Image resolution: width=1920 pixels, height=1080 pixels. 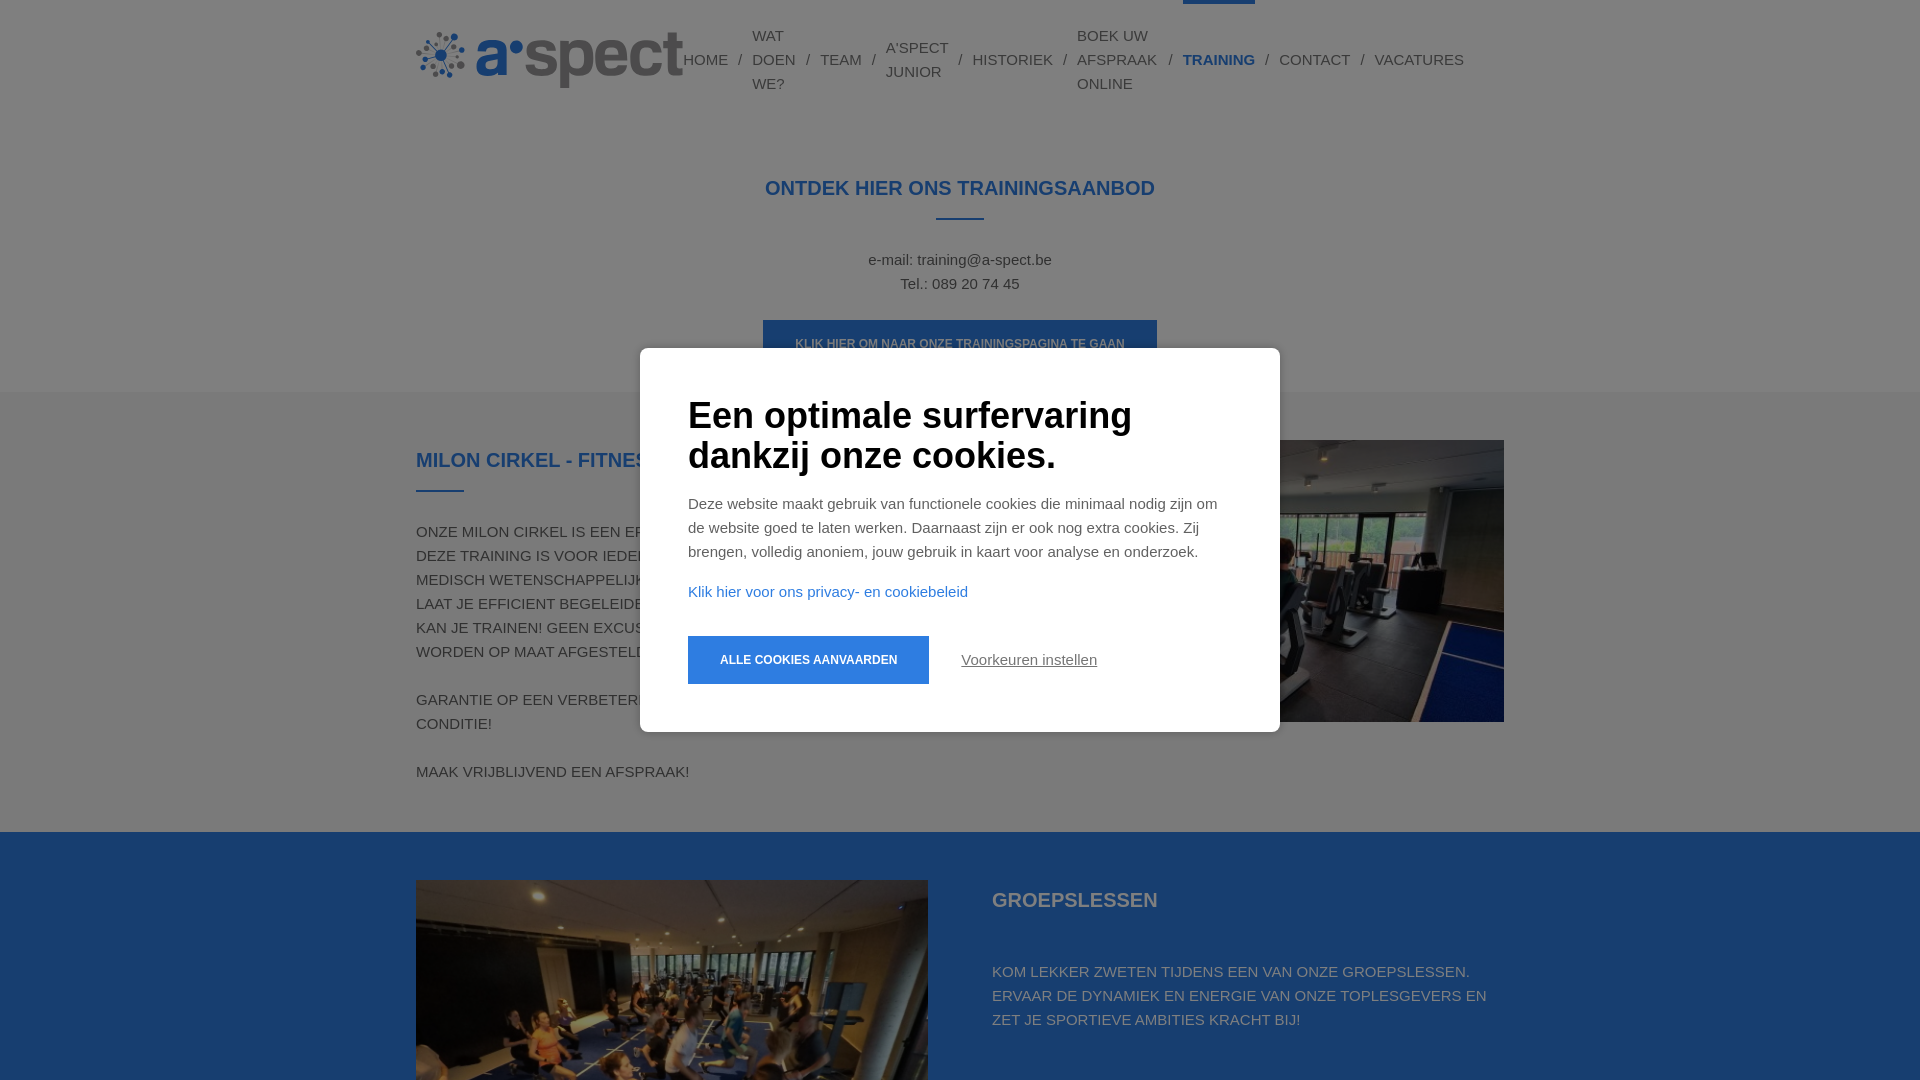 What do you see at coordinates (705, 59) in the screenshot?
I see `'HOME'` at bounding box center [705, 59].